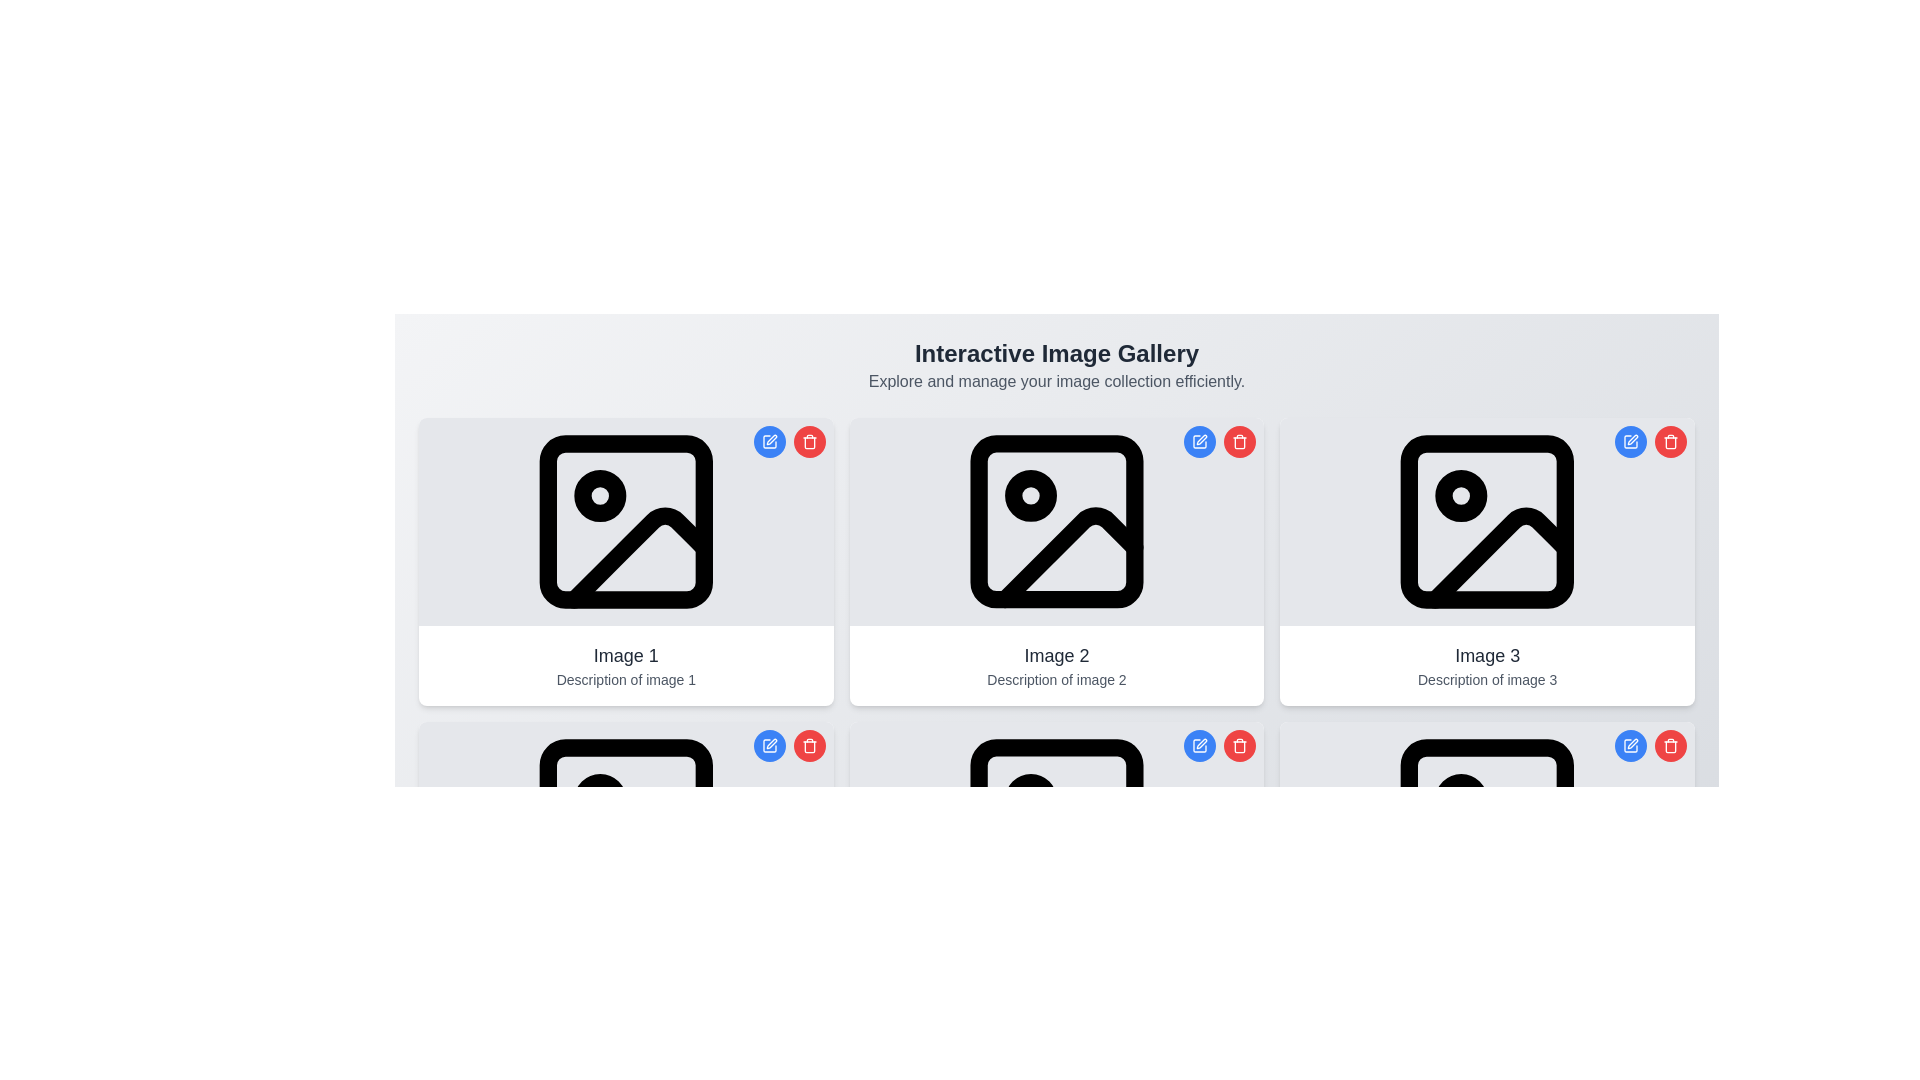 The width and height of the screenshot is (1920, 1080). What do you see at coordinates (599, 495) in the screenshot?
I see `the small circular dot located at the top-left corner of the image placeholder for 'Image 1', which resembles a photo frame symbol in the grid layout` at bounding box center [599, 495].